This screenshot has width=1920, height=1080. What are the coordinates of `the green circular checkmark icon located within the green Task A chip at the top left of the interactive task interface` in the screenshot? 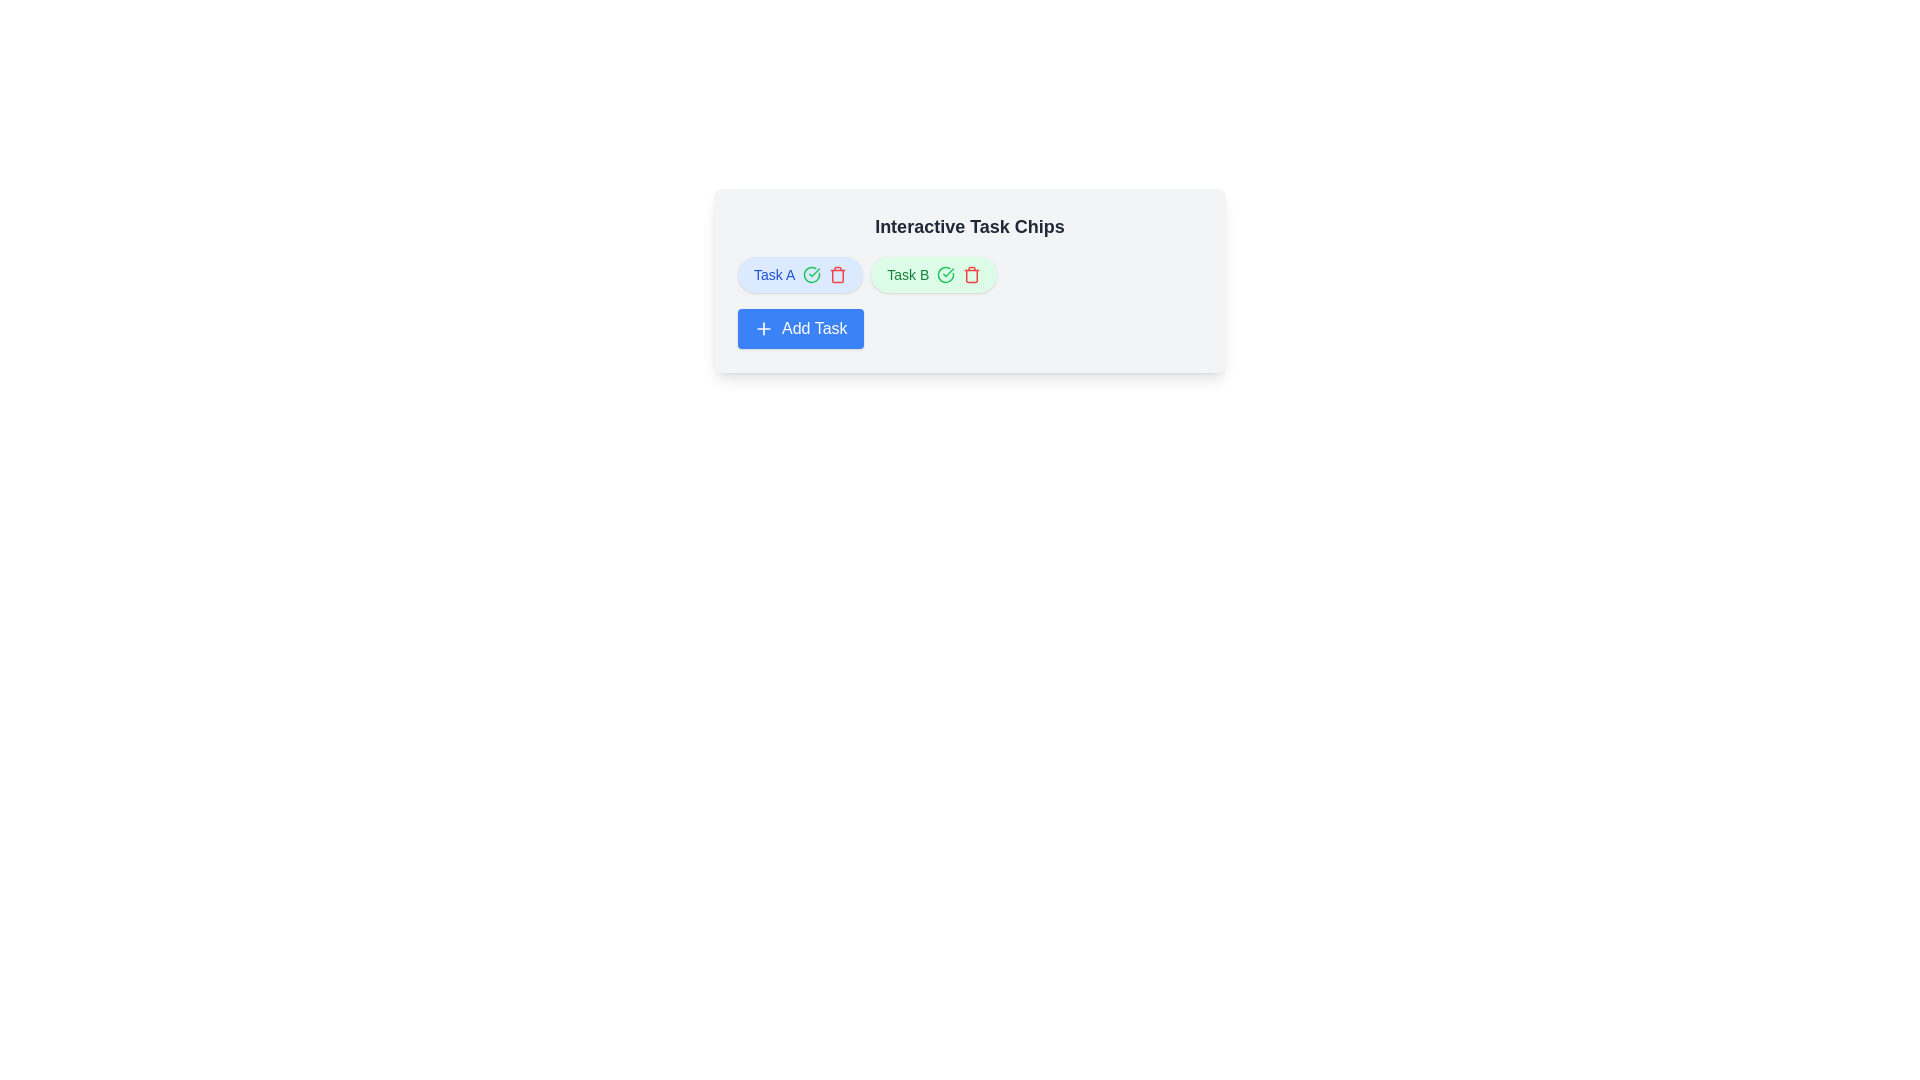 It's located at (945, 274).